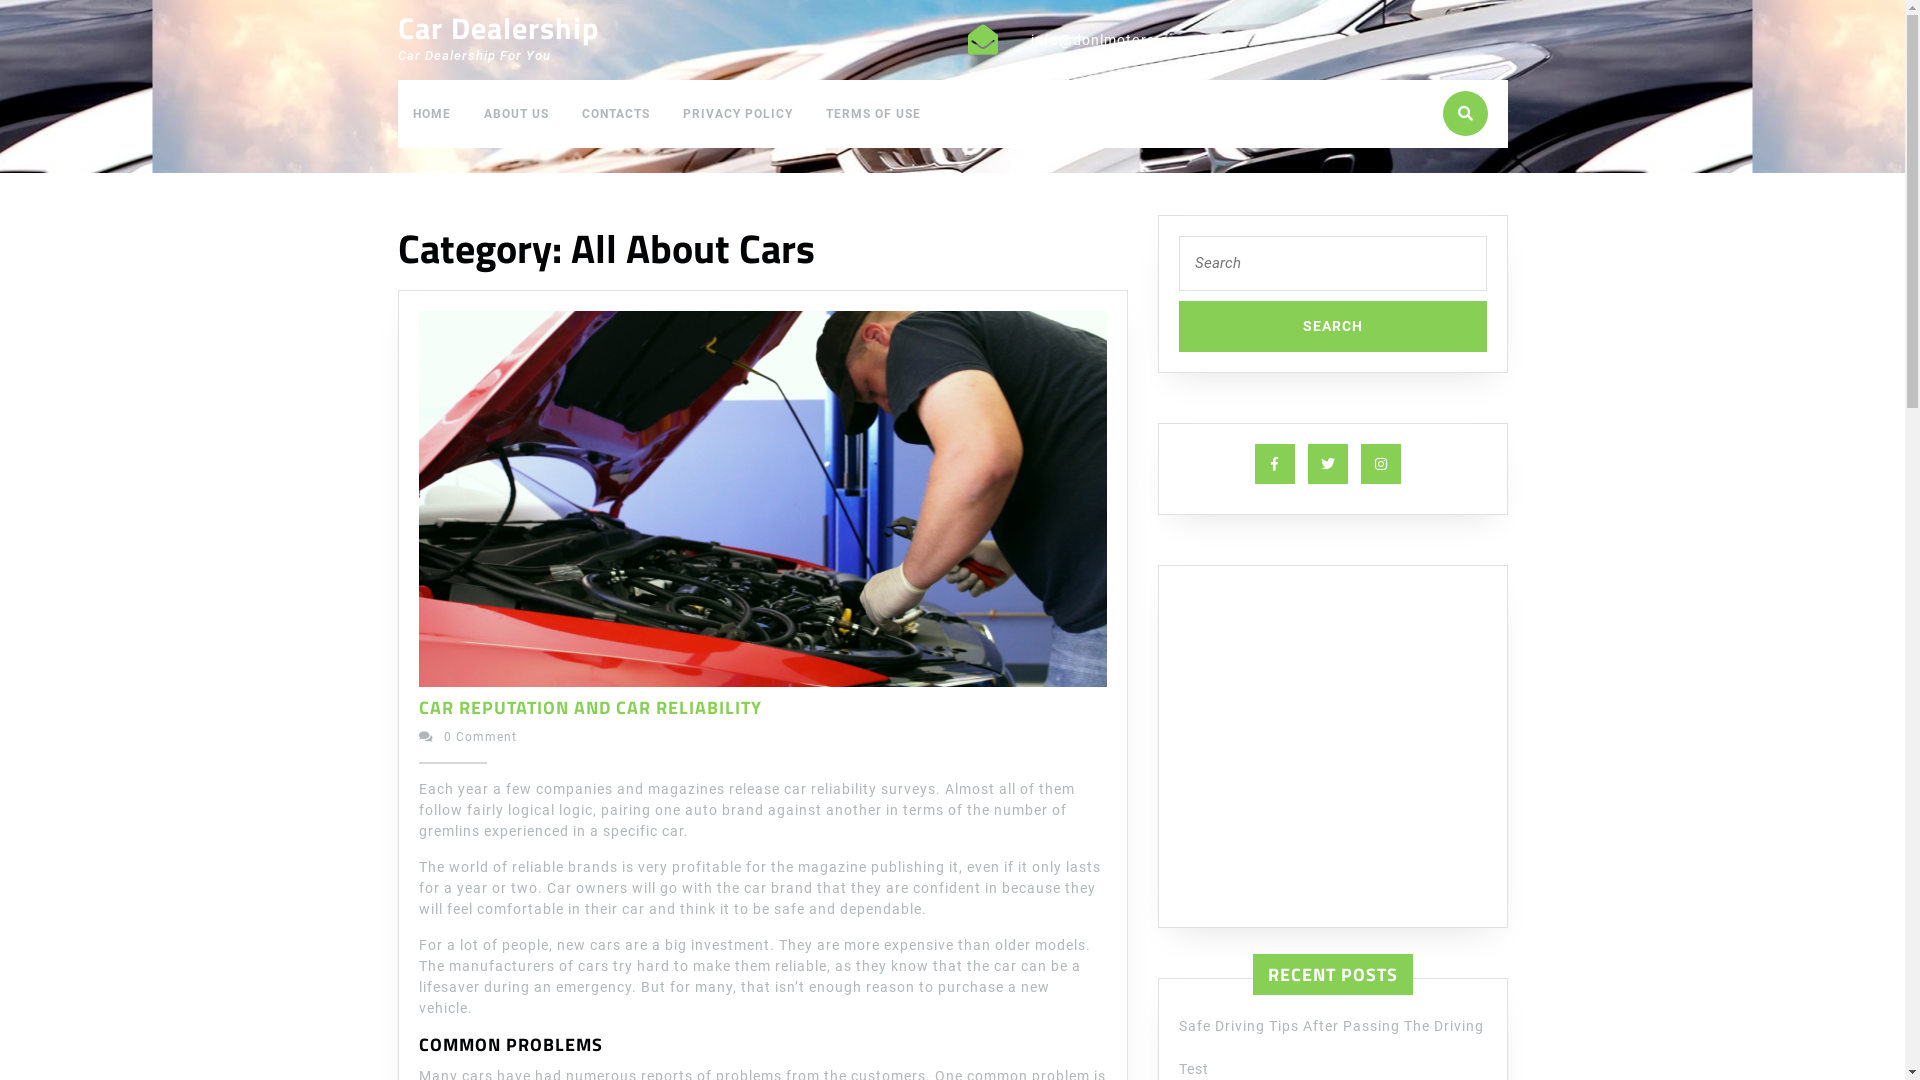  What do you see at coordinates (1330, 1046) in the screenshot?
I see `'Safe Driving Tips After Passing The Driving Test'` at bounding box center [1330, 1046].